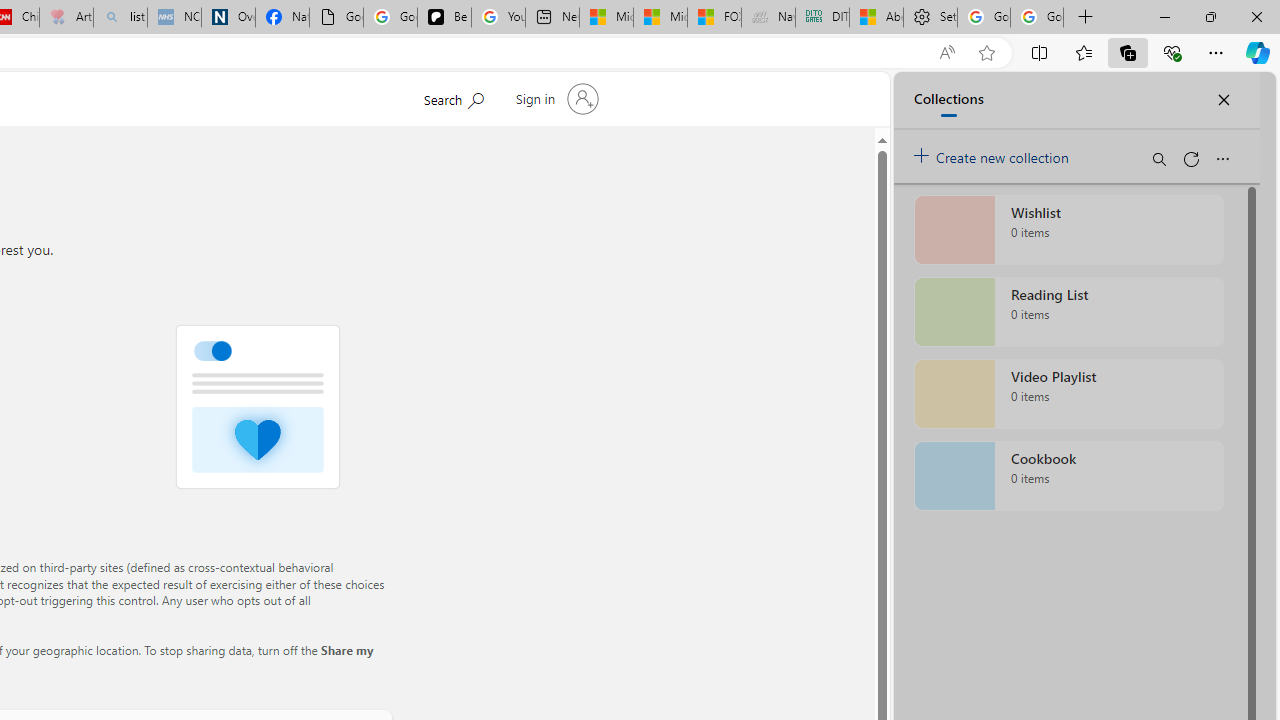 The width and height of the screenshot is (1280, 720). What do you see at coordinates (1085, 17) in the screenshot?
I see `'New Tab'` at bounding box center [1085, 17].